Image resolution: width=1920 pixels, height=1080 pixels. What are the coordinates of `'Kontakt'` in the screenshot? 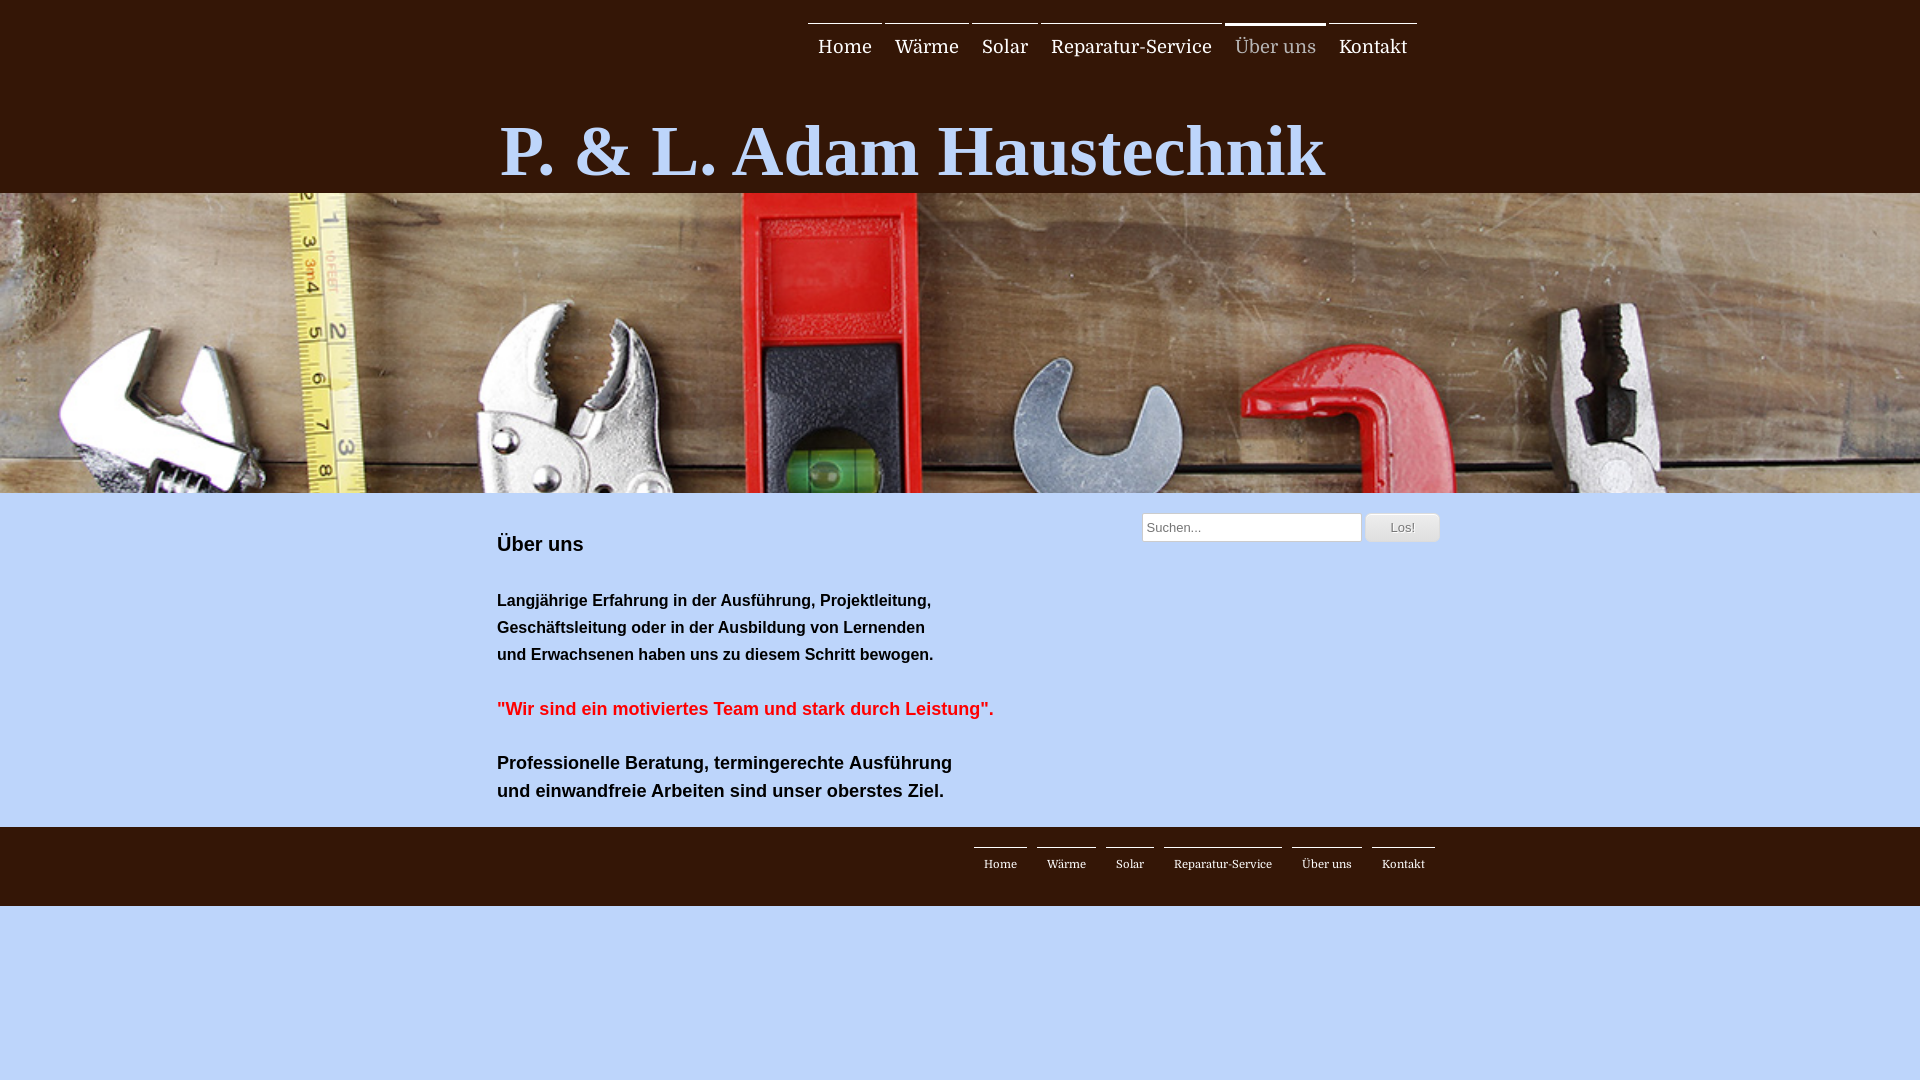 It's located at (1371, 863).